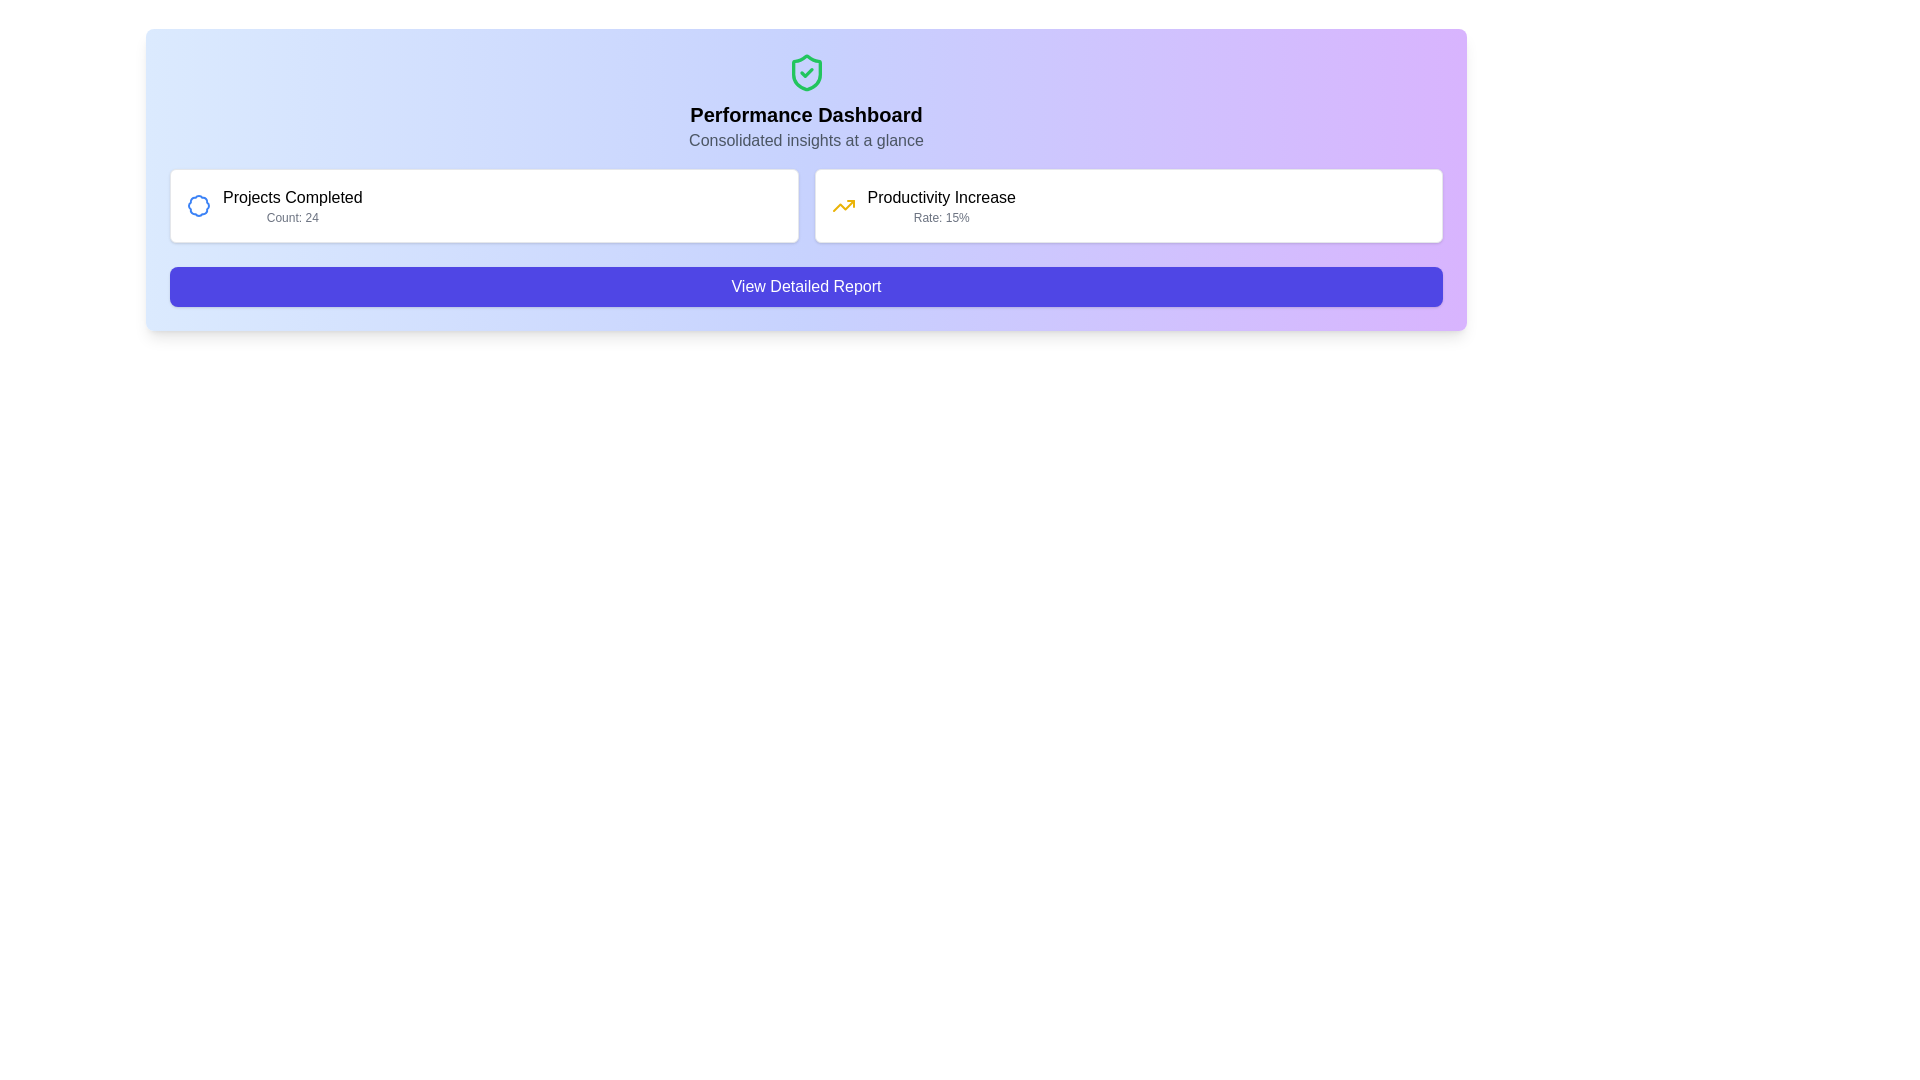 Image resolution: width=1920 pixels, height=1080 pixels. I want to click on the informational text label that describes the metric displayed in the card, located on the left side of the white rectangular card, above the text 'Count: 24', so click(291, 197).